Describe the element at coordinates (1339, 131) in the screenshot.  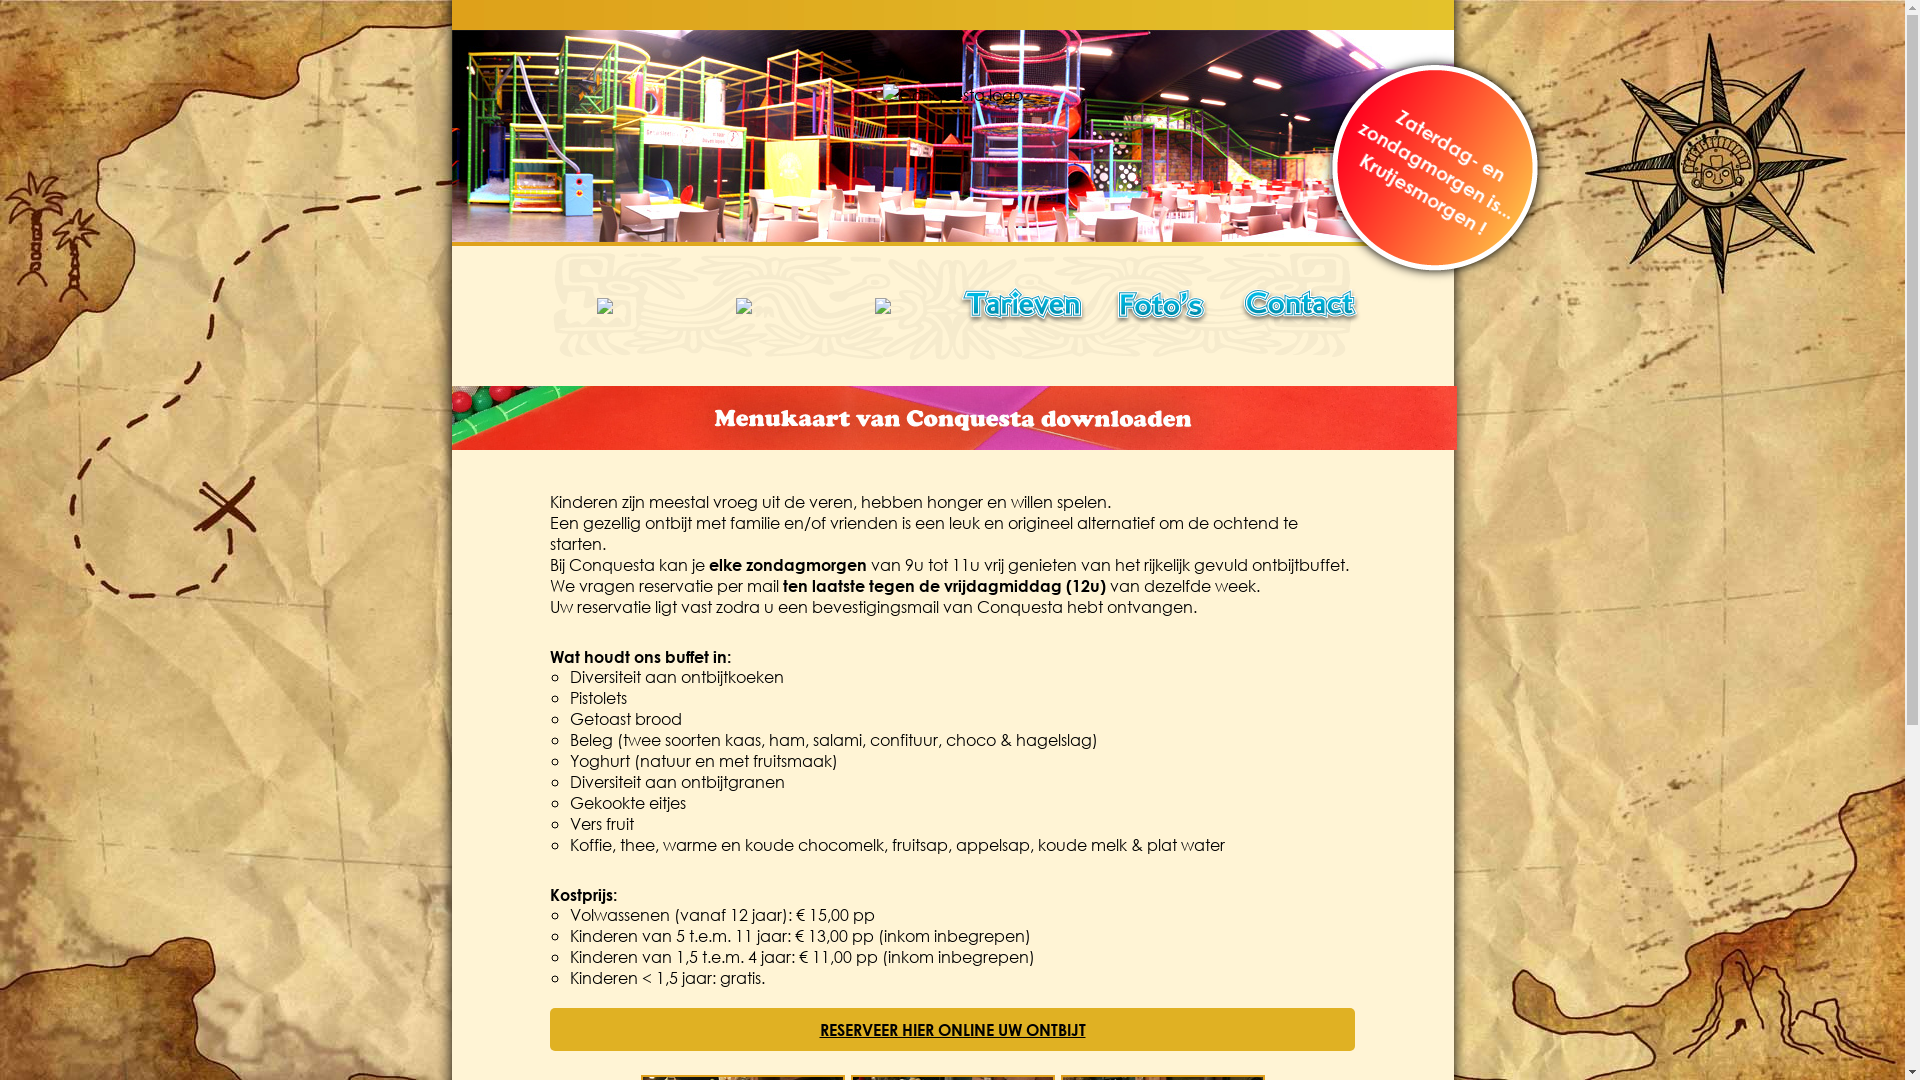
I see `'Zaterdag- en` at that location.